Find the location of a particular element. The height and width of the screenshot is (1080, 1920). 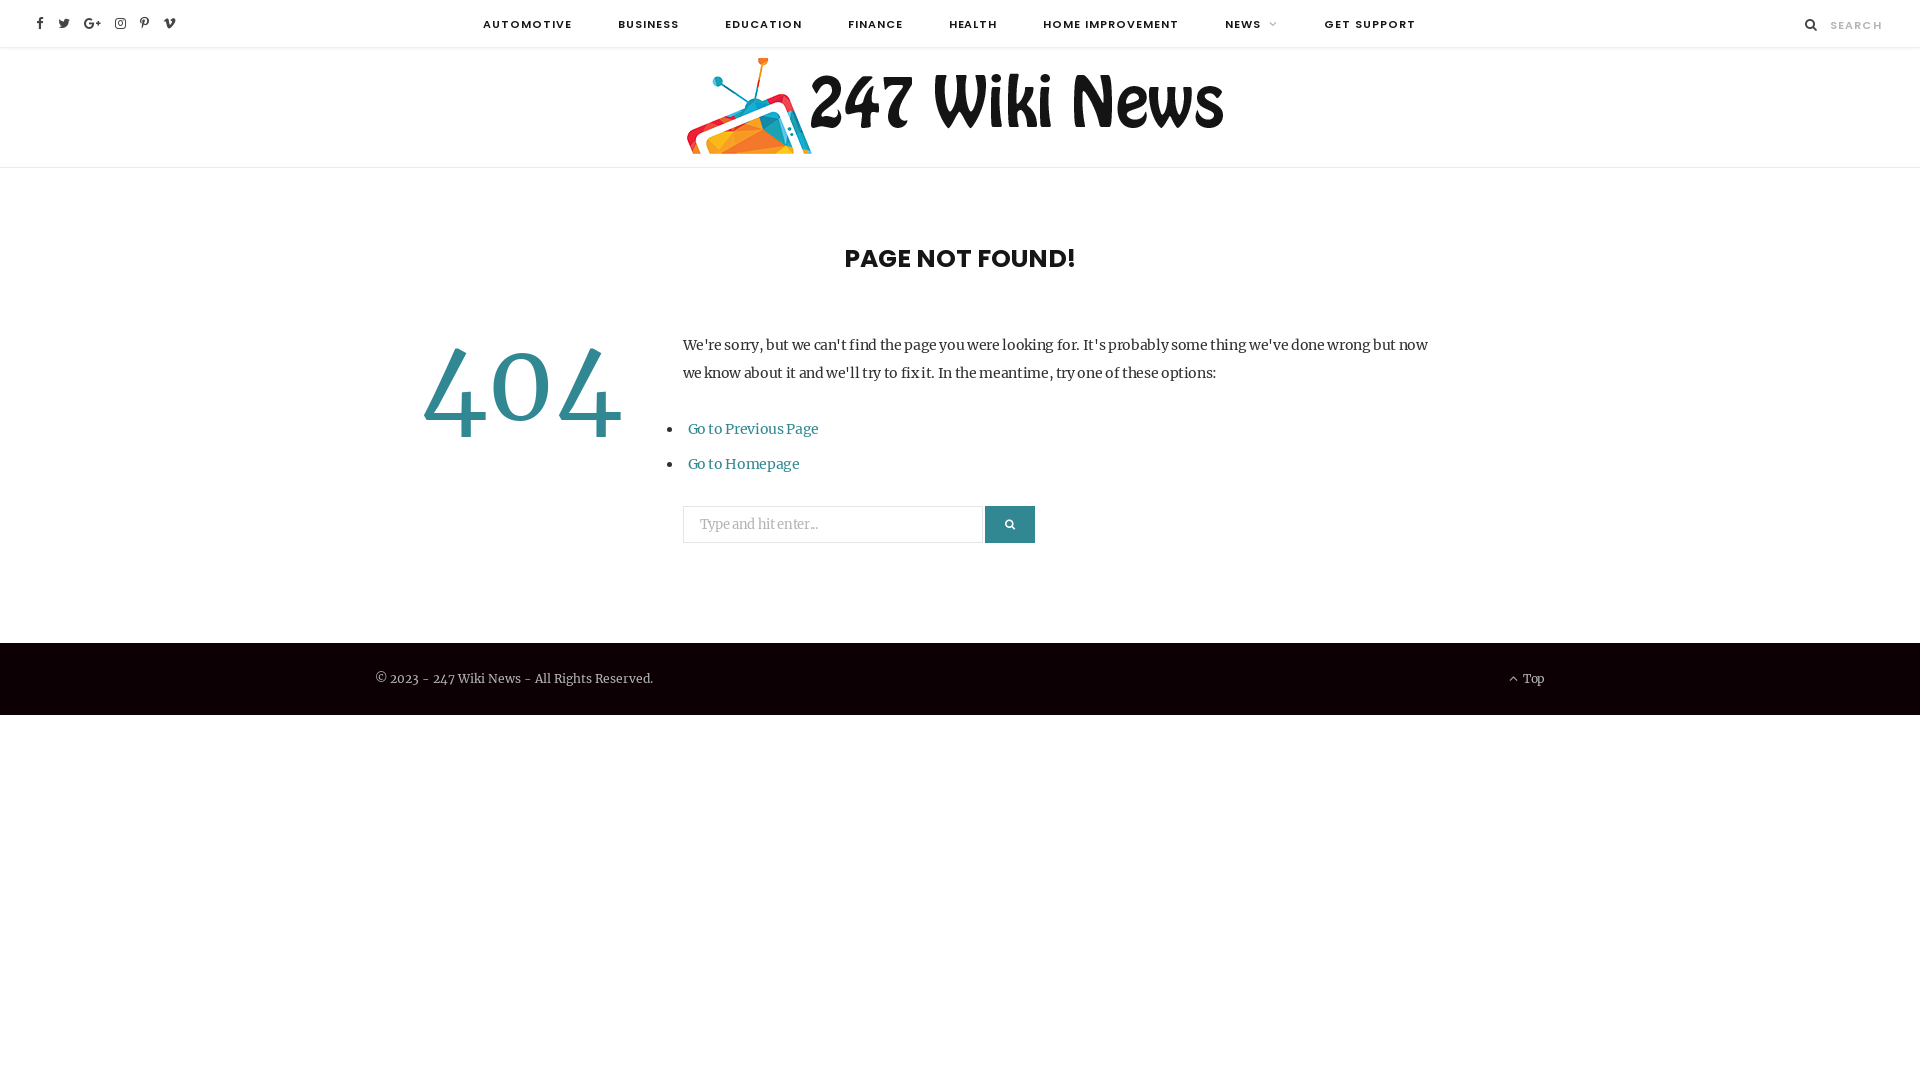

'HOME IMPROVEMENT' is located at coordinates (1022, 23).